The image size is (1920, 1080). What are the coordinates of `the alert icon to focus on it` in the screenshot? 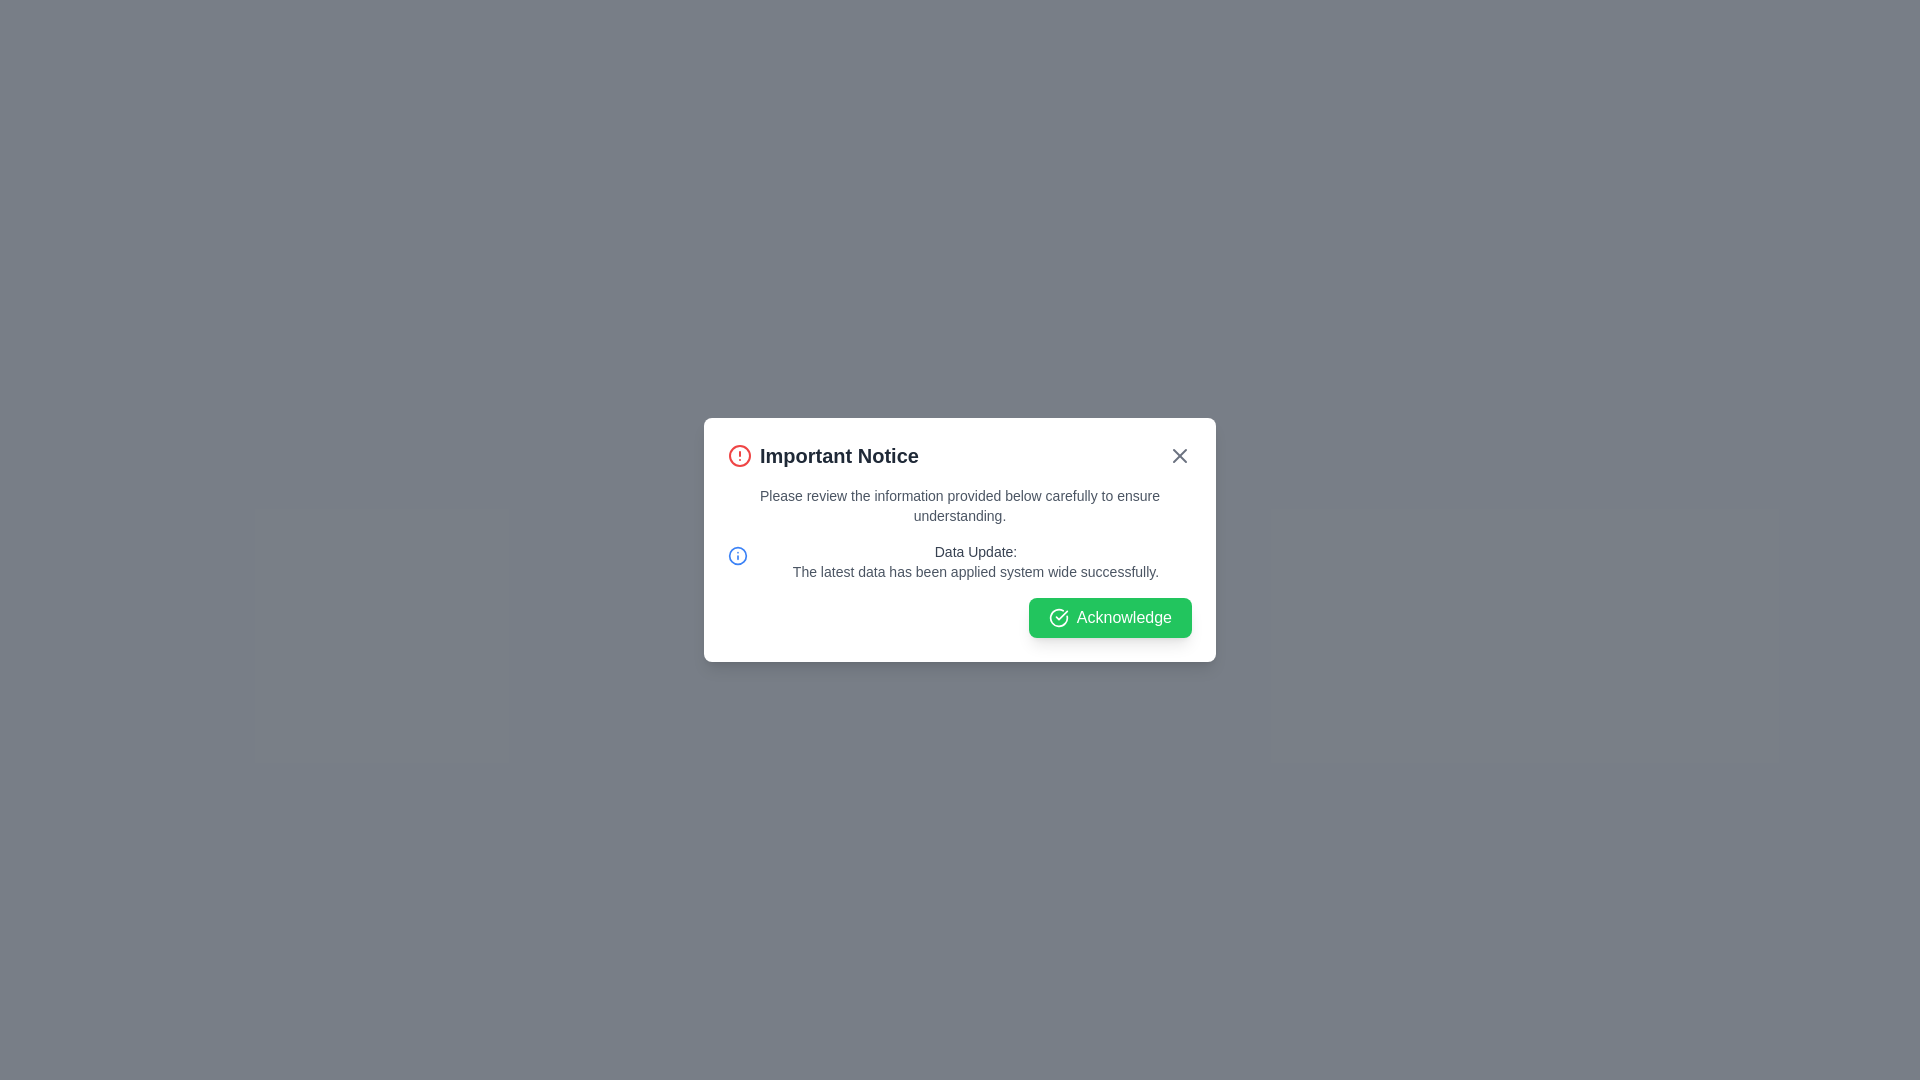 It's located at (738, 455).